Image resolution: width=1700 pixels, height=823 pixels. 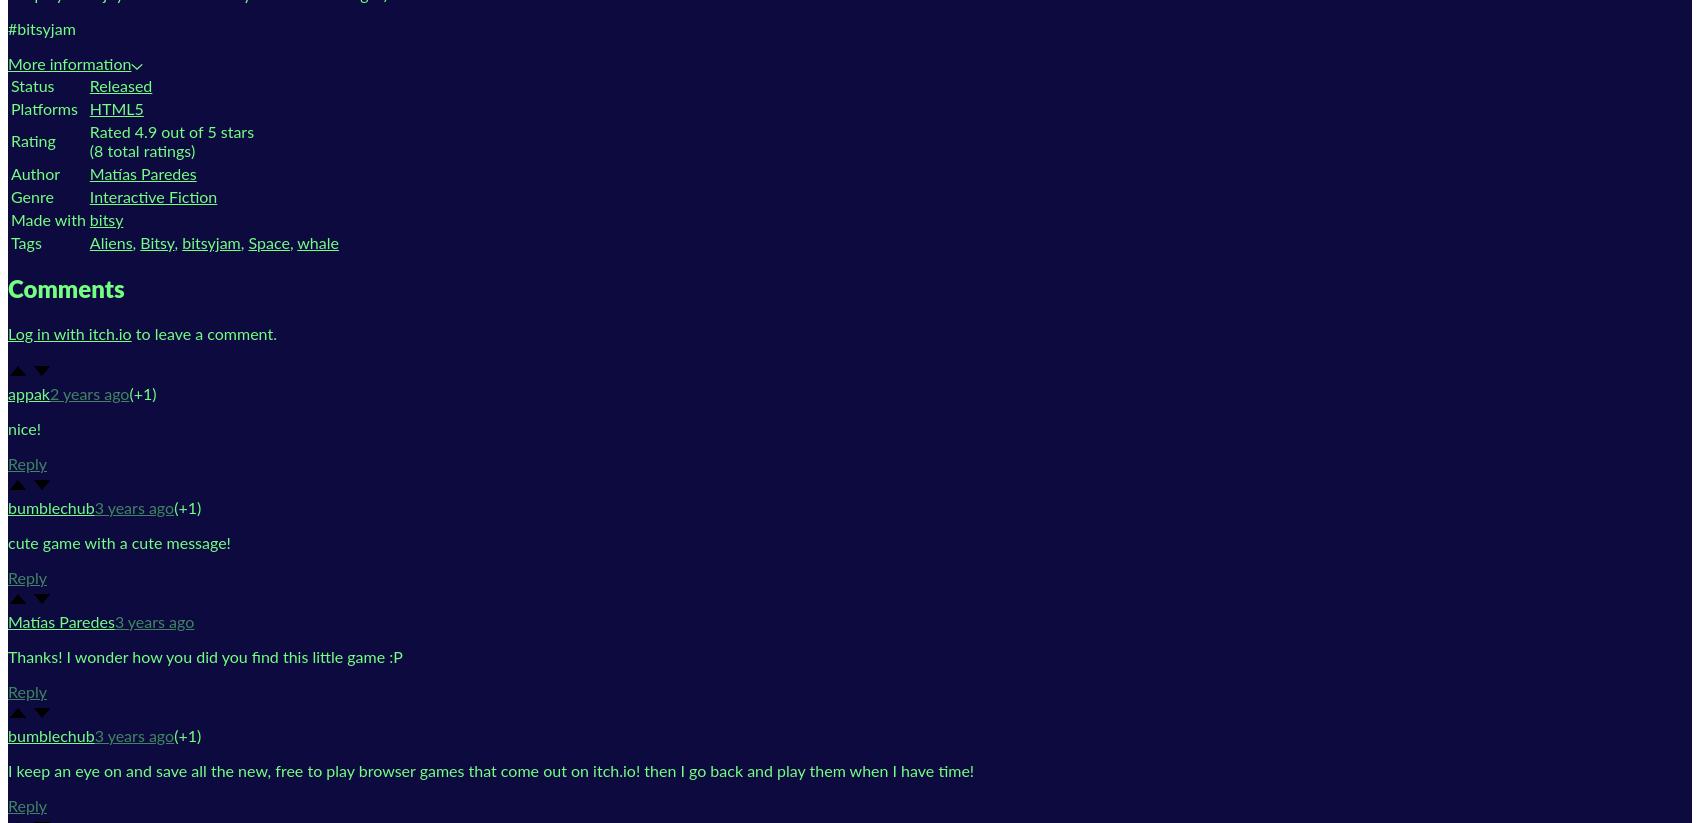 What do you see at coordinates (26, 242) in the screenshot?
I see `'Tags'` at bounding box center [26, 242].